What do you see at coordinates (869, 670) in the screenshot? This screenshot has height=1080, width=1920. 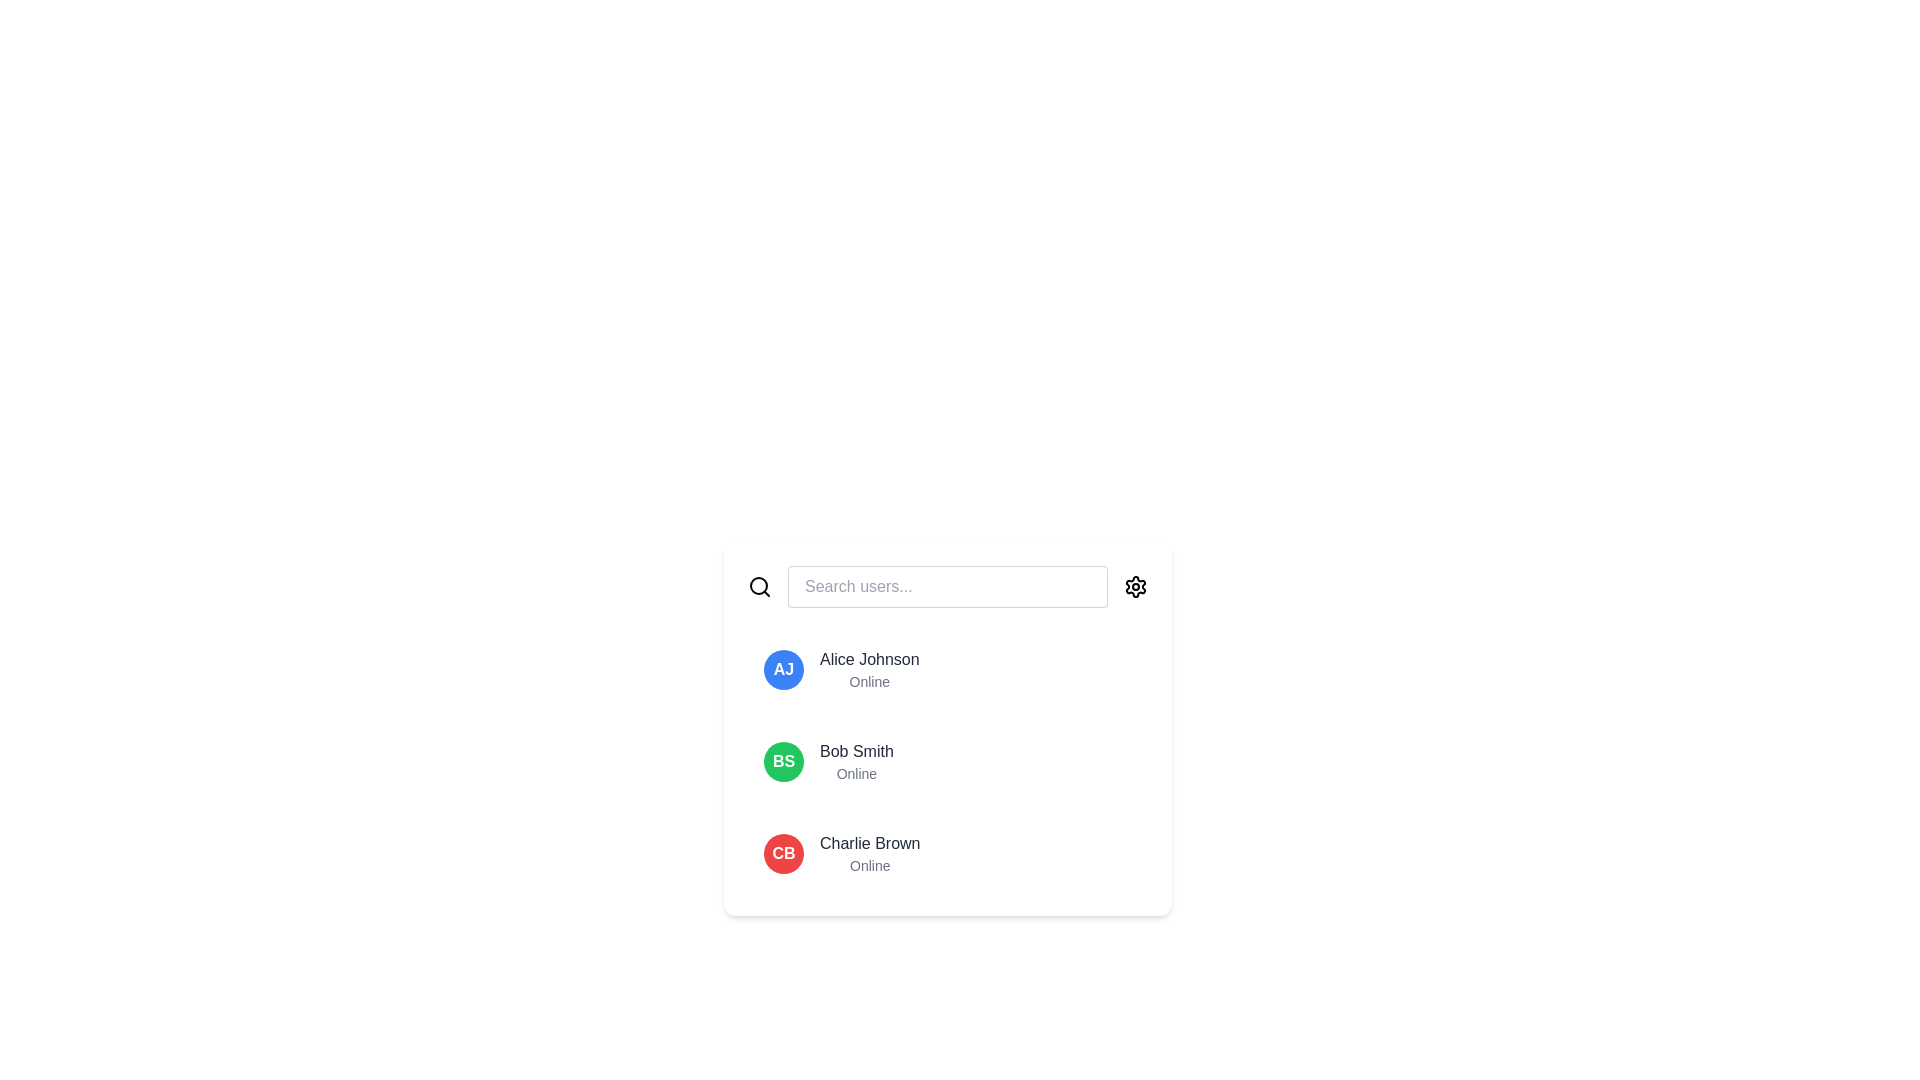 I see `the Text Display element that shows 'Alice Johnson' and 'Online', which is located next to the circular blue icon with initials 'AJ'` at bounding box center [869, 670].